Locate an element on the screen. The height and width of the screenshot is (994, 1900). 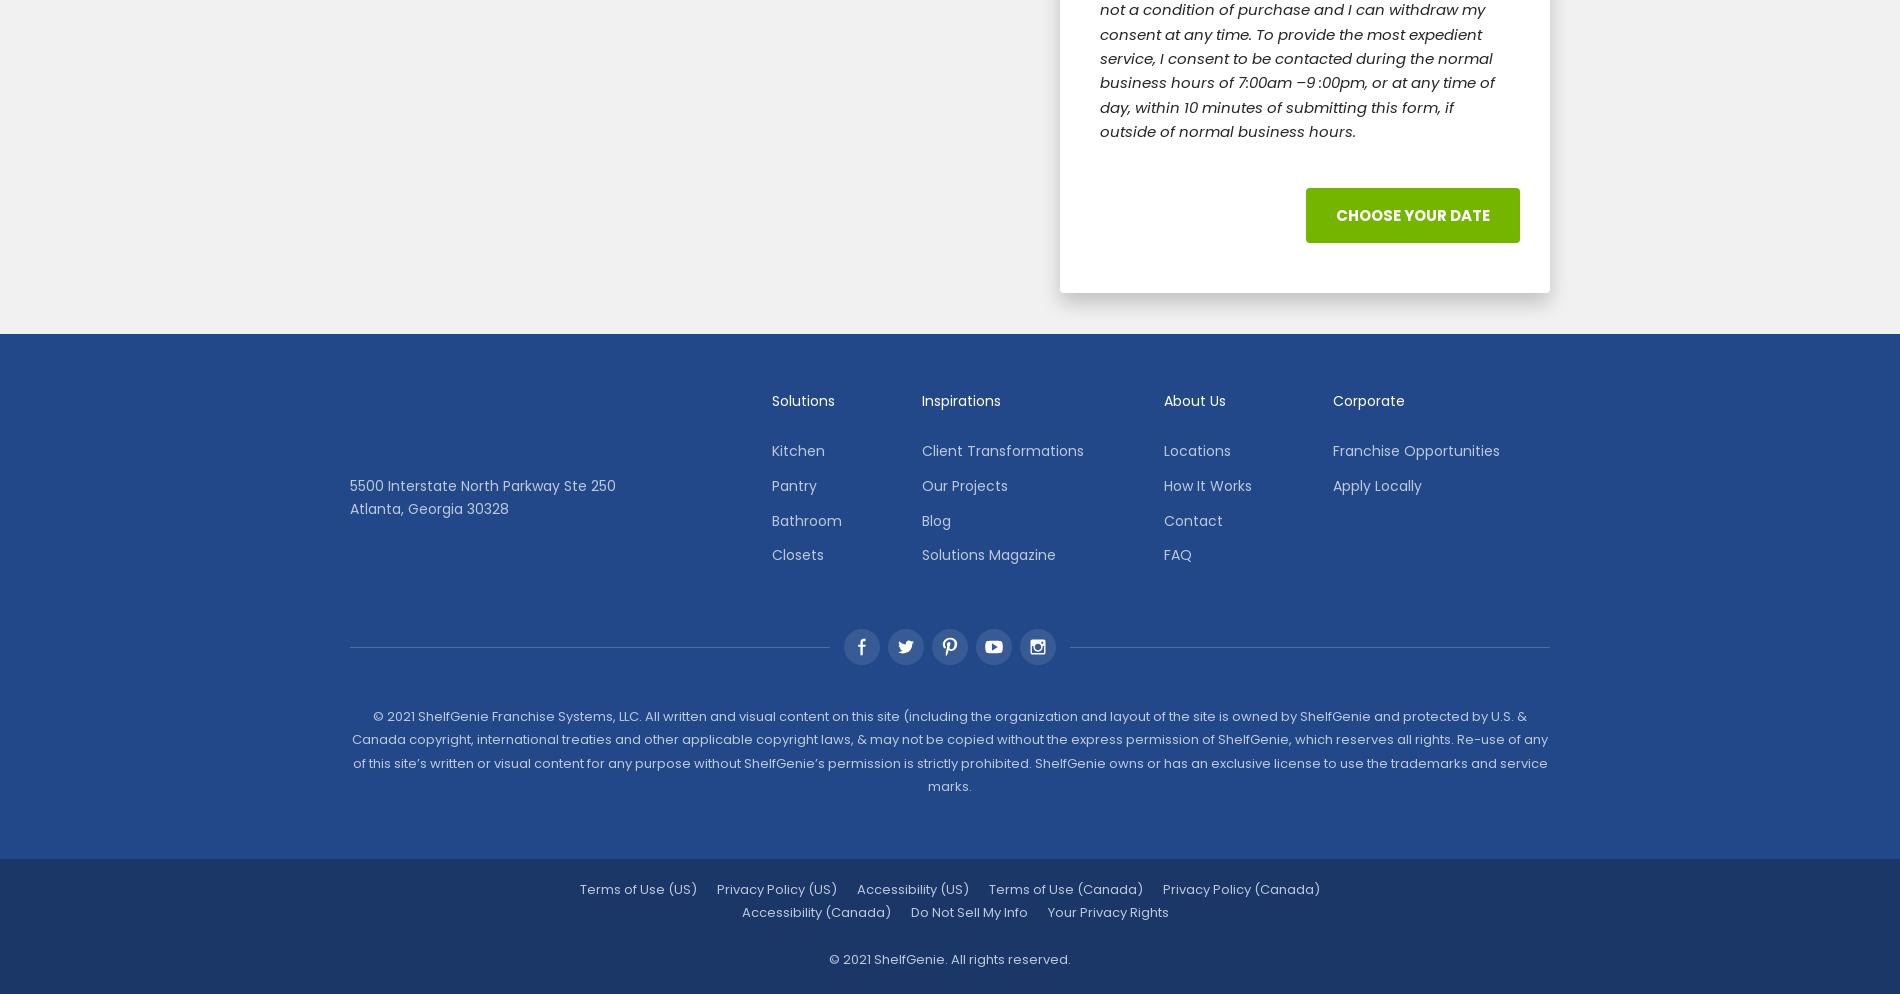
'Corporate' is located at coordinates (1367, 399).